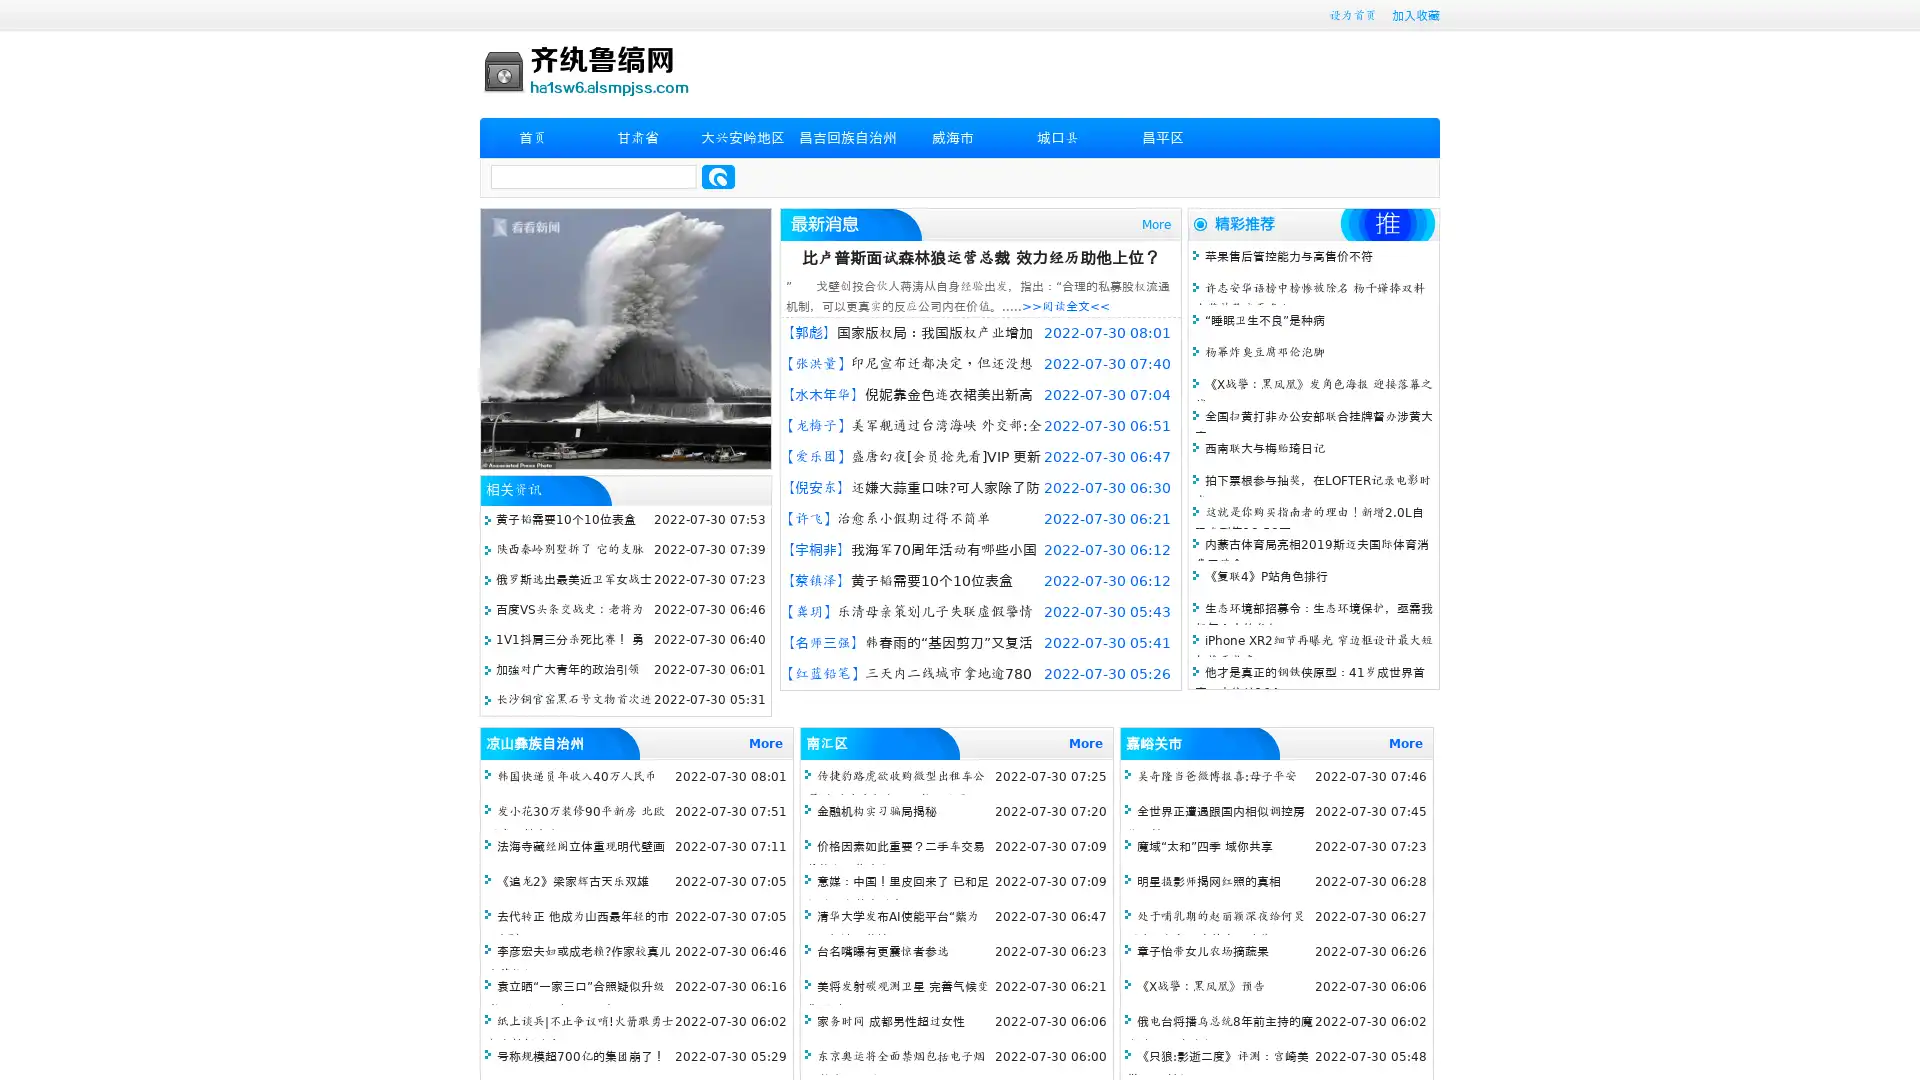 The height and width of the screenshot is (1080, 1920). What do you see at coordinates (718, 176) in the screenshot?
I see `Search` at bounding box center [718, 176].